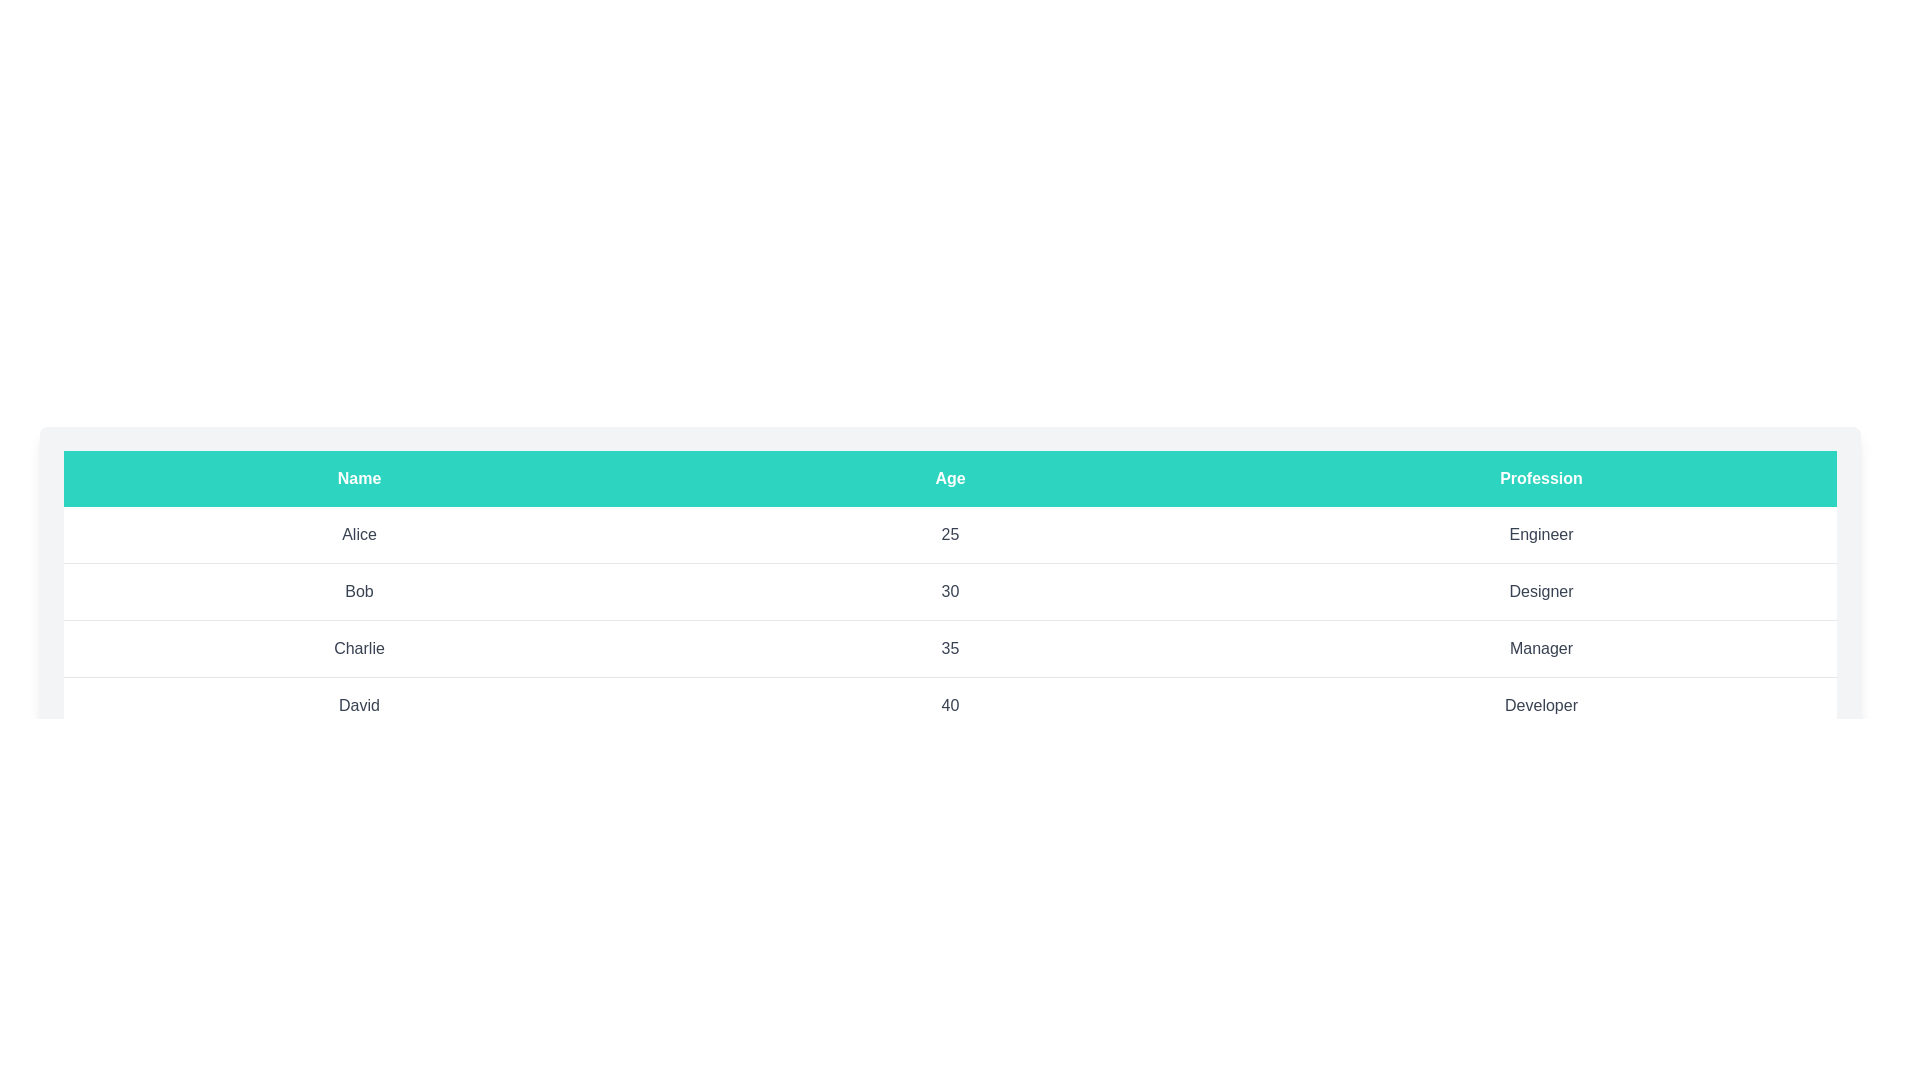 The width and height of the screenshot is (1920, 1080). What do you see at coordinates (949, 590) in the screenshot?
I see `text label representing the age of the individual named Bob, located in the second row of the table under the 'Age' column` at bounding box center [949, 590].